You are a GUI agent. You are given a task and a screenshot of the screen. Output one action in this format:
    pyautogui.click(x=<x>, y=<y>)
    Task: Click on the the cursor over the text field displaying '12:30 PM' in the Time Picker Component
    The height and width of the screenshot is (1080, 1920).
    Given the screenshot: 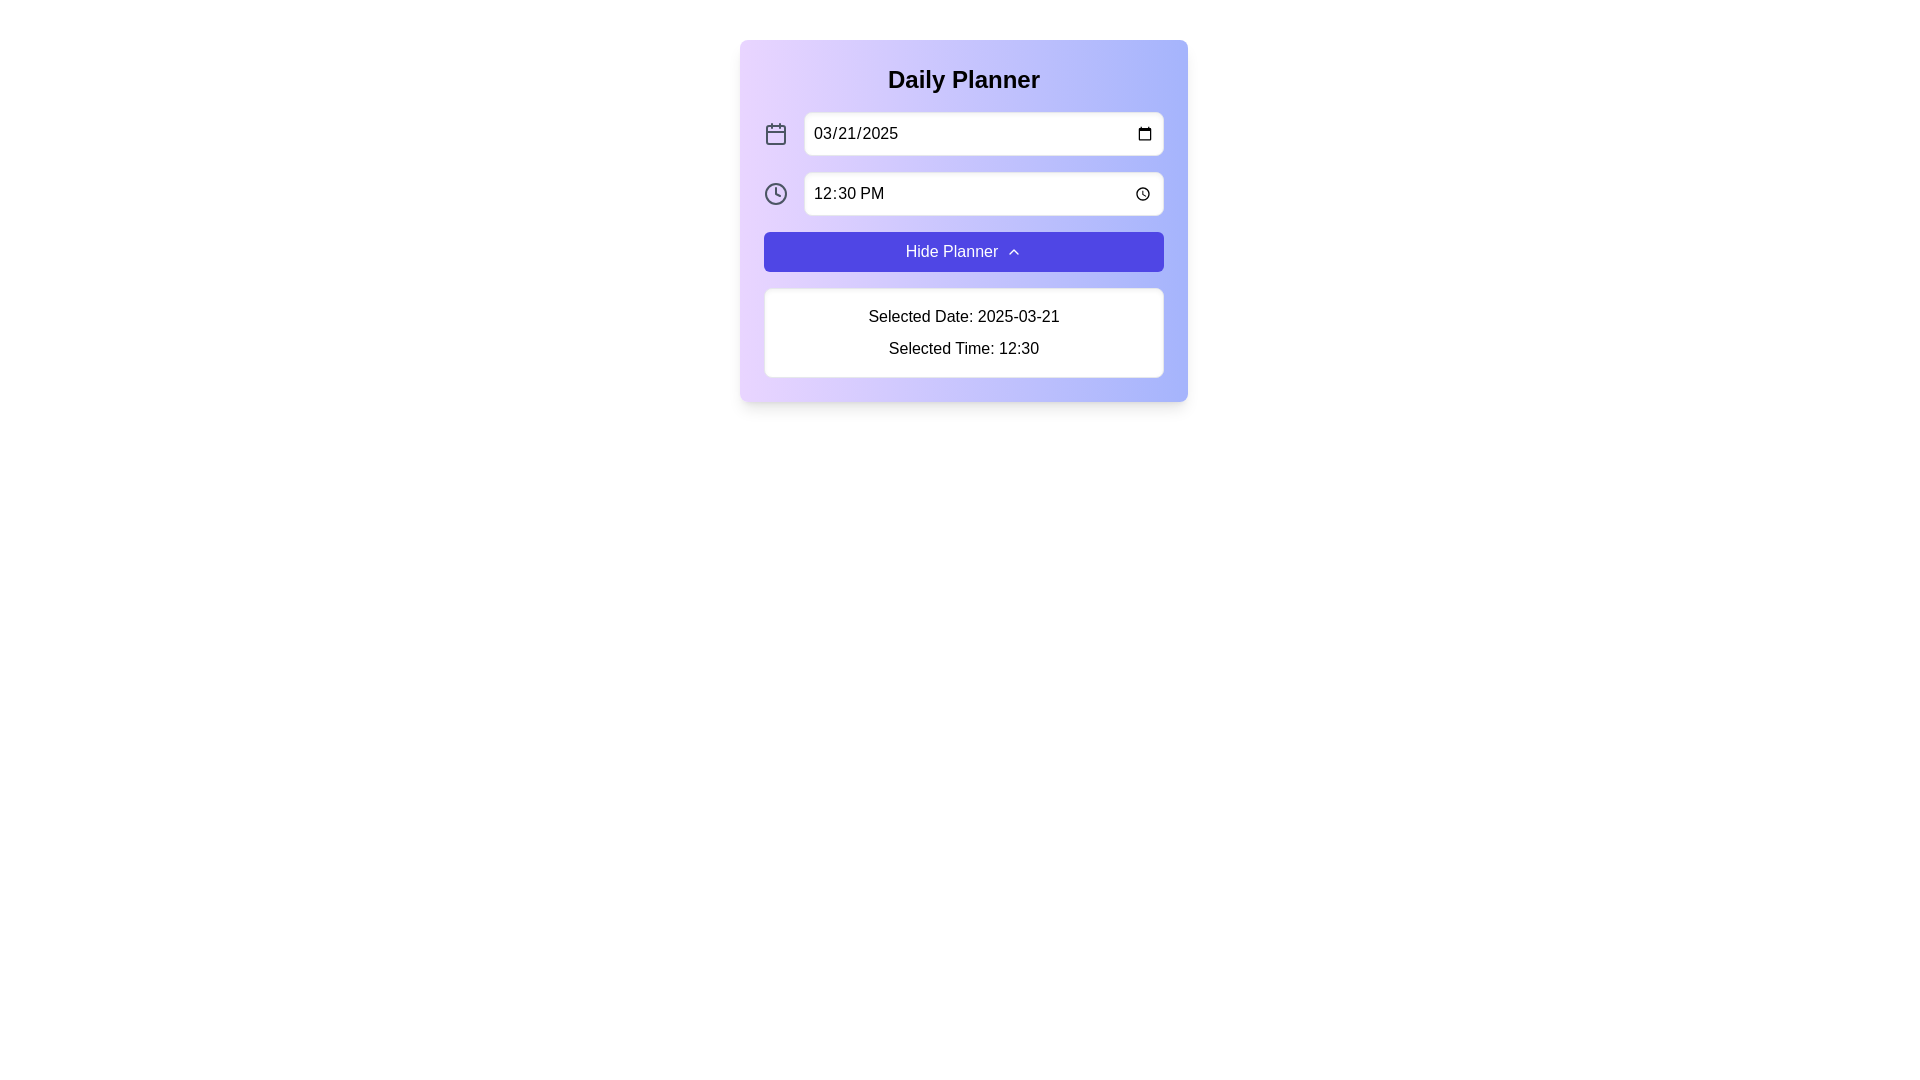 What is the action you would take?
    pyautogui.click(x=964, y=193)
    